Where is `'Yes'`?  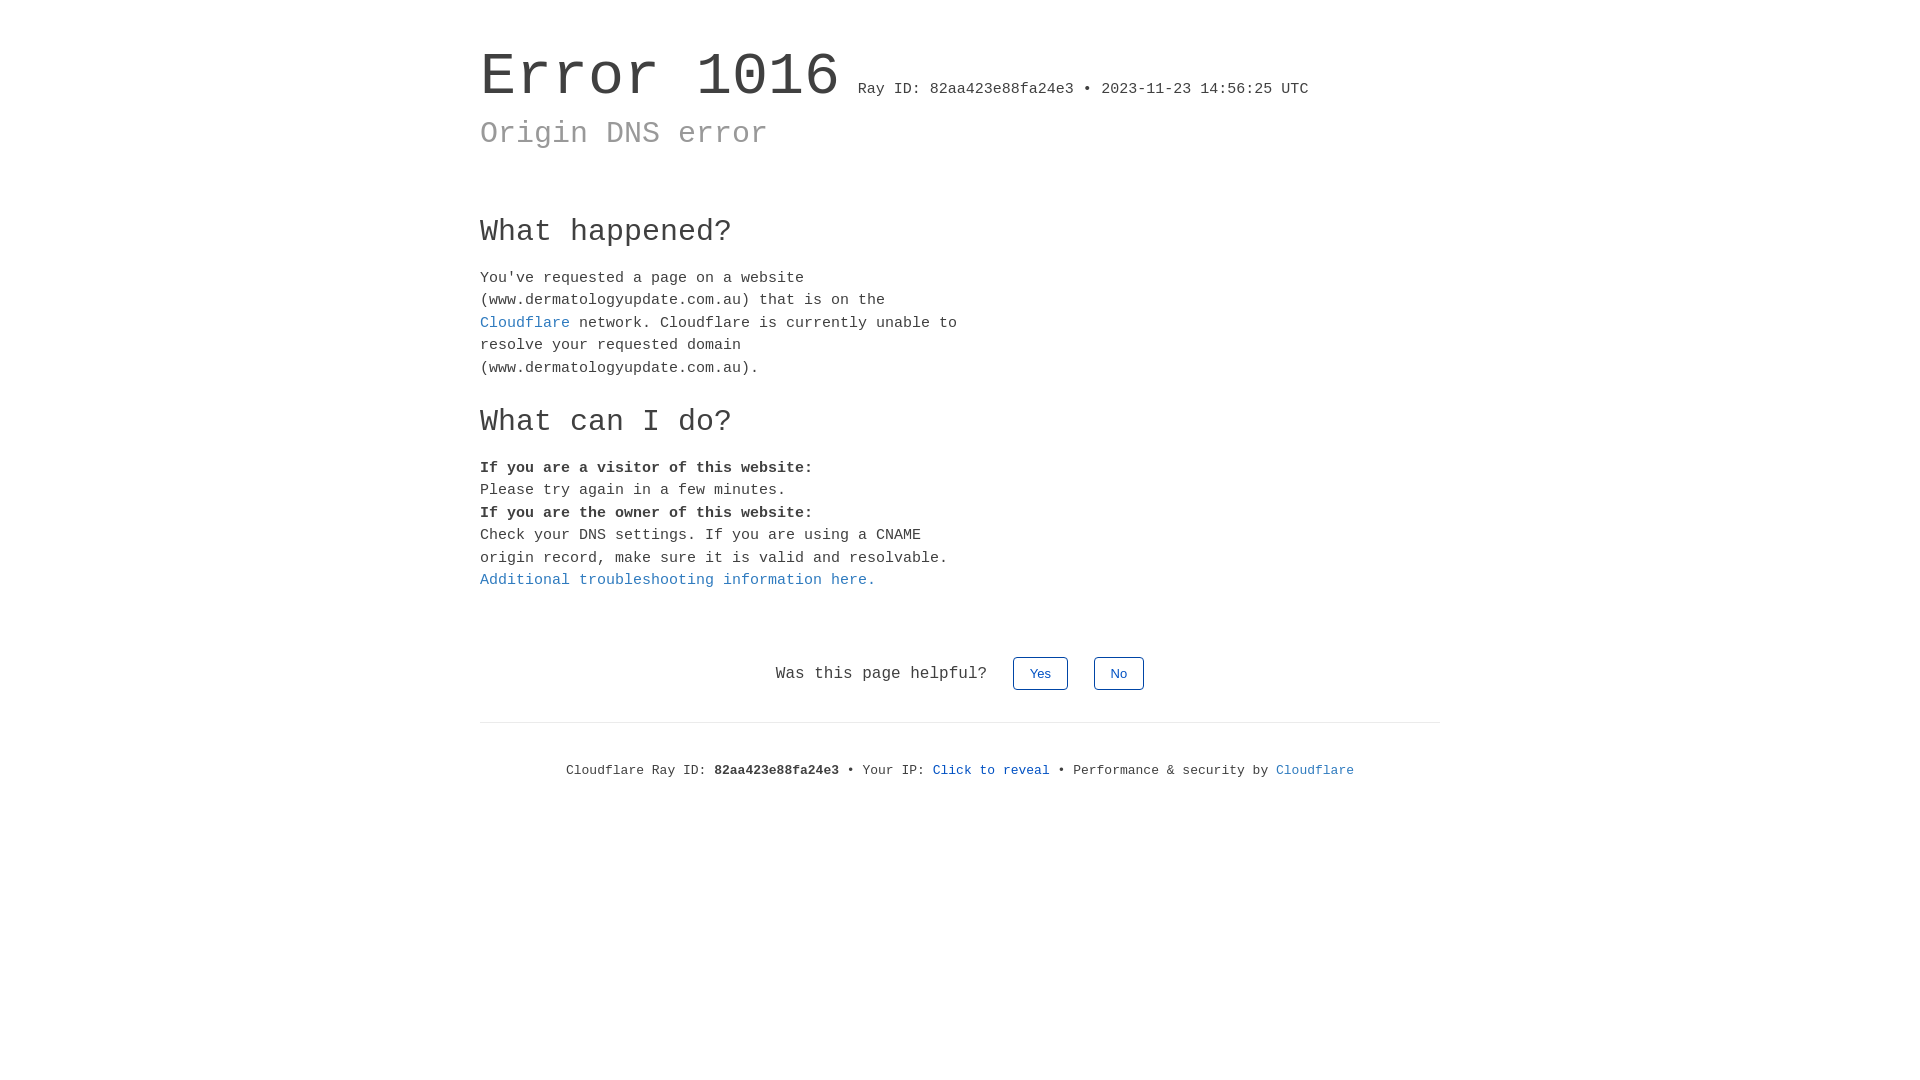
'Yes' is located at coordinates (1040, 672).